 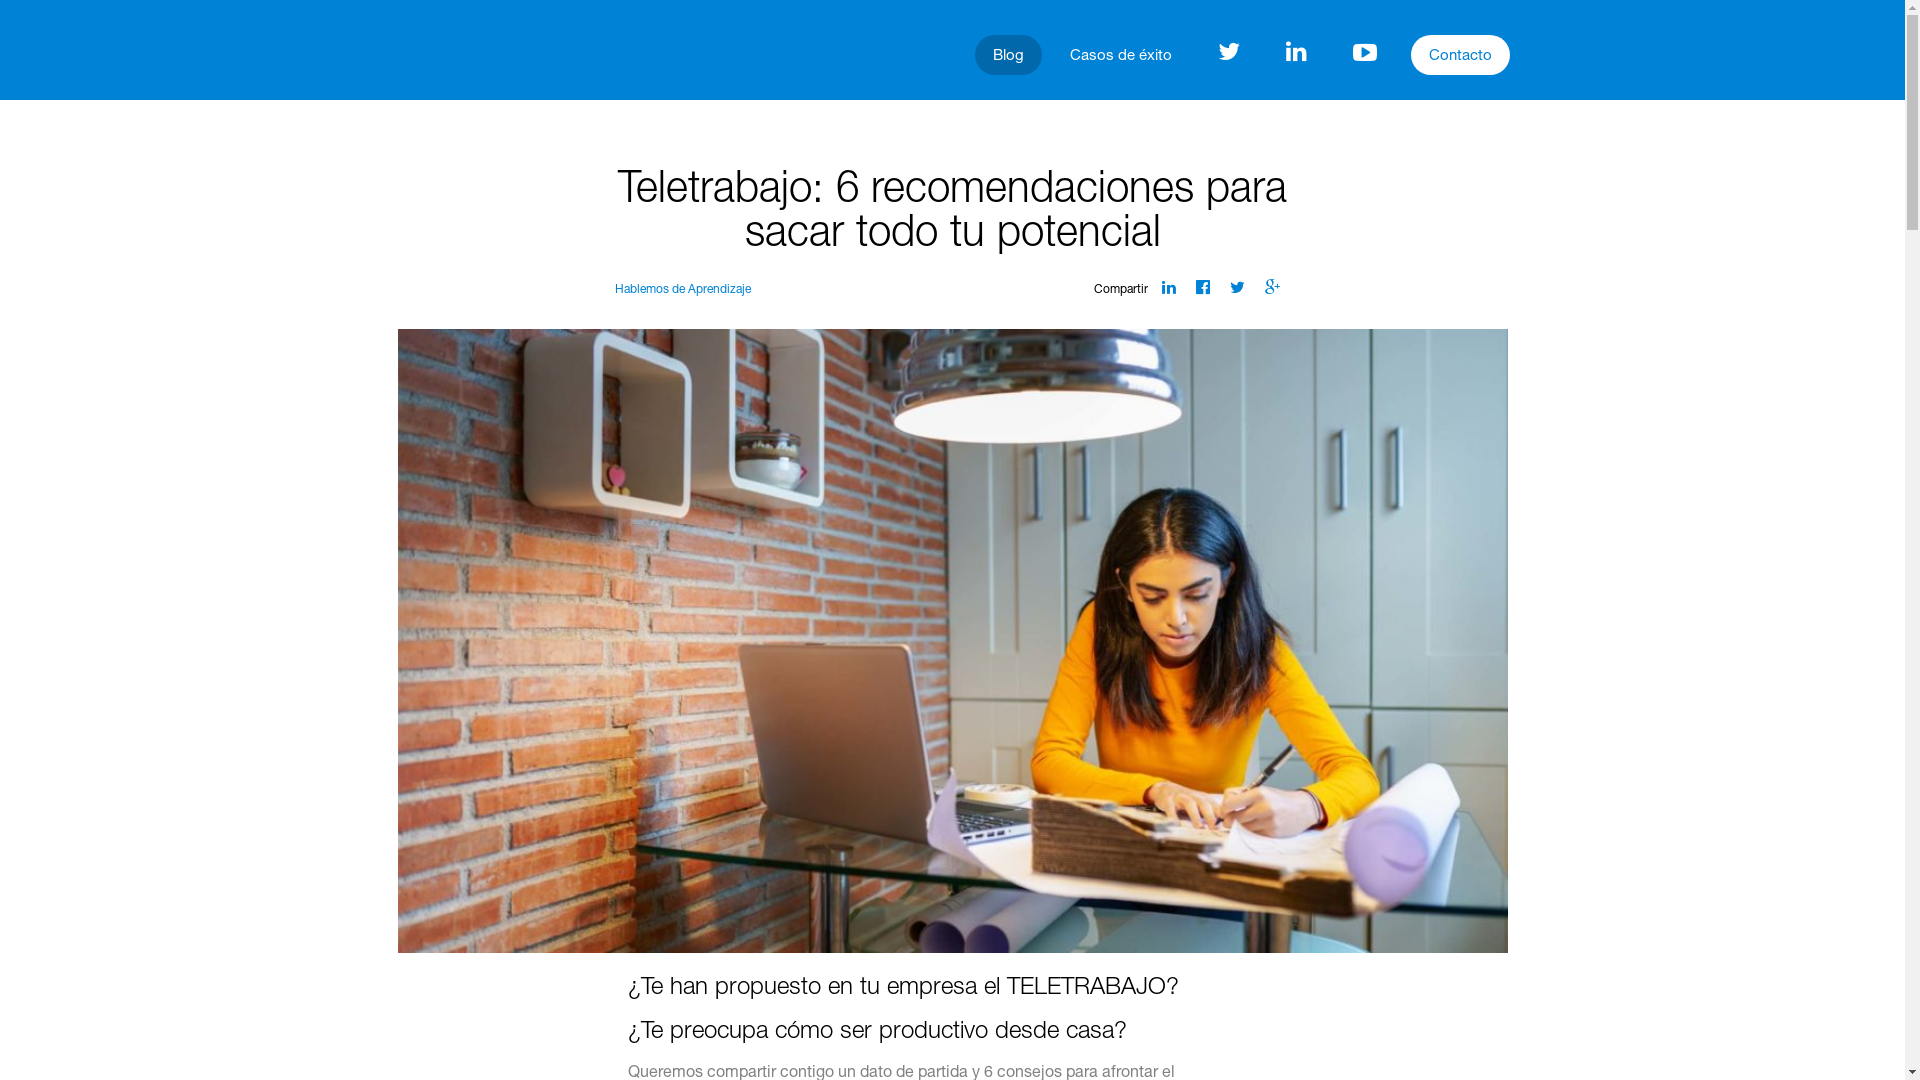 I want to click on 'Contacto', so click(x=1410, y=53).